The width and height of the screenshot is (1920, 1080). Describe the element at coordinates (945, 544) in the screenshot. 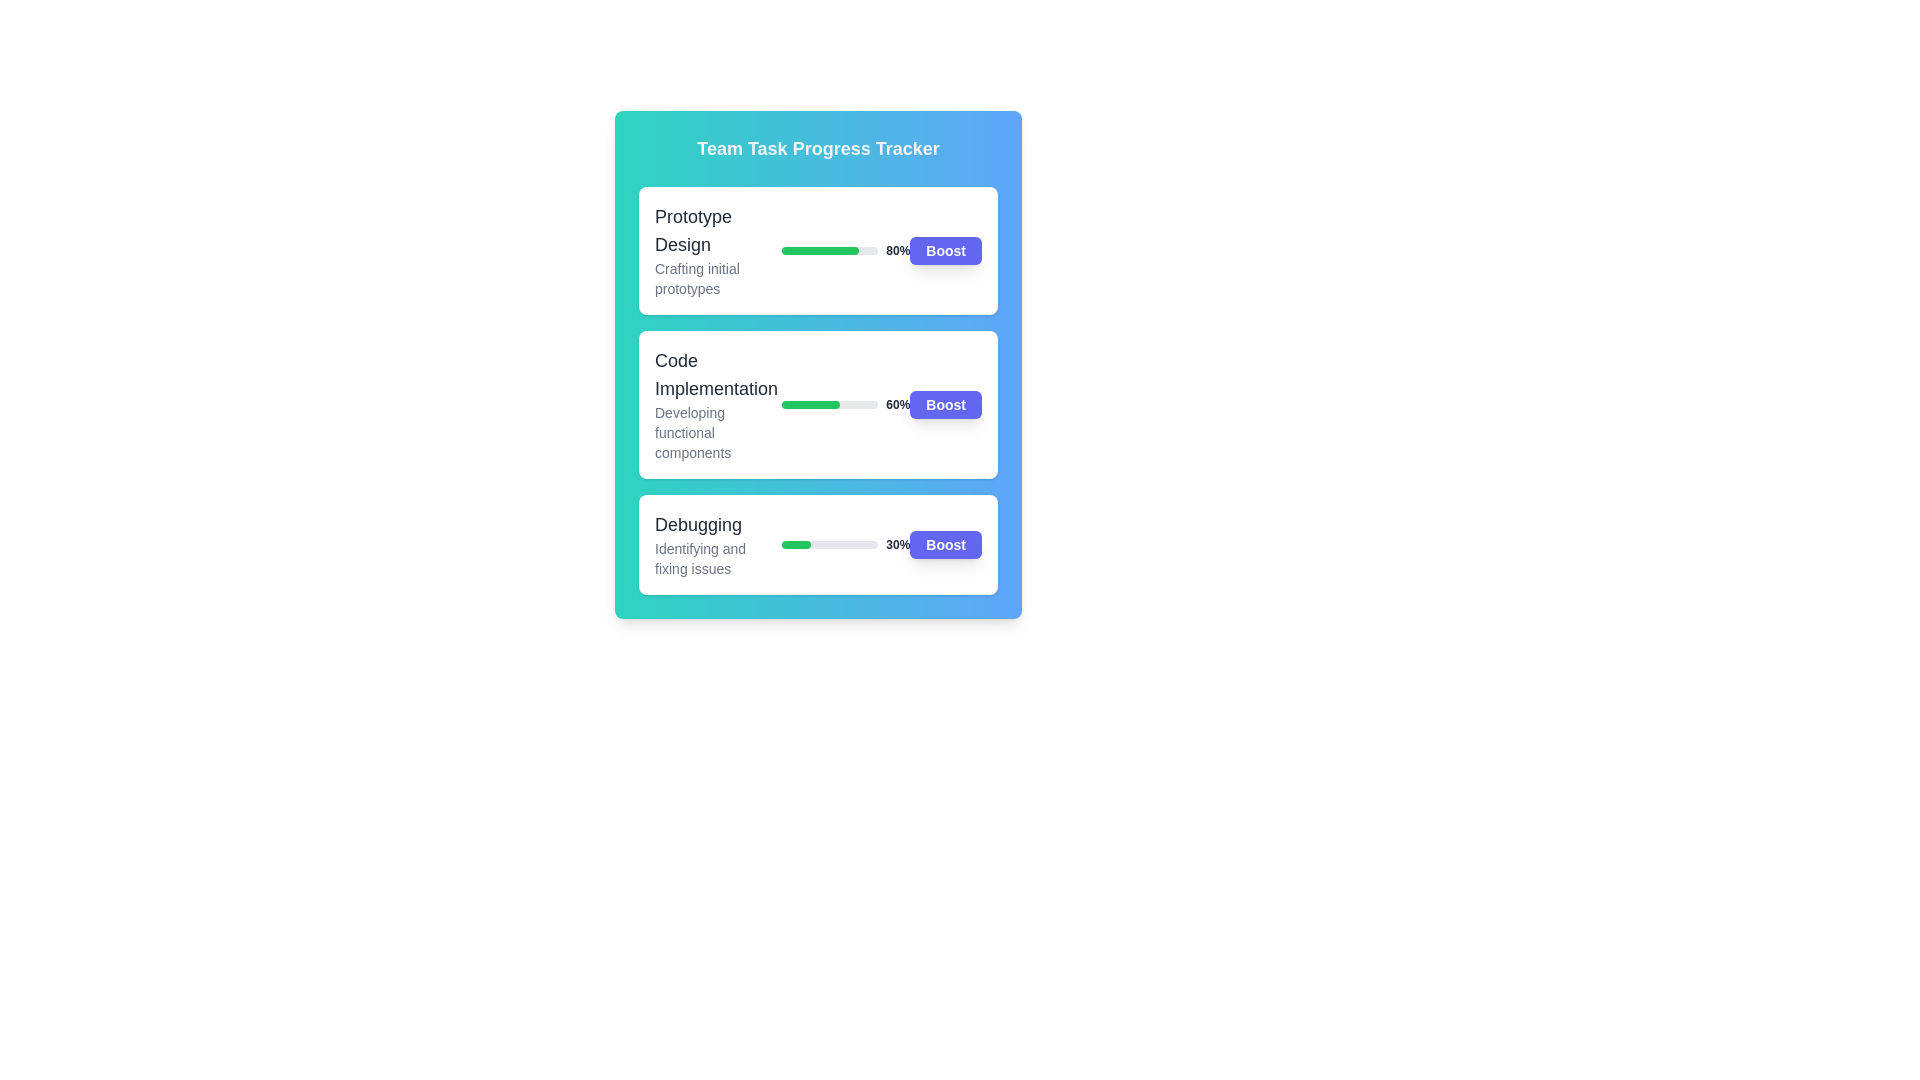

I see `the interactive button located at the far right of the 'Debugging' task panel` at that location.